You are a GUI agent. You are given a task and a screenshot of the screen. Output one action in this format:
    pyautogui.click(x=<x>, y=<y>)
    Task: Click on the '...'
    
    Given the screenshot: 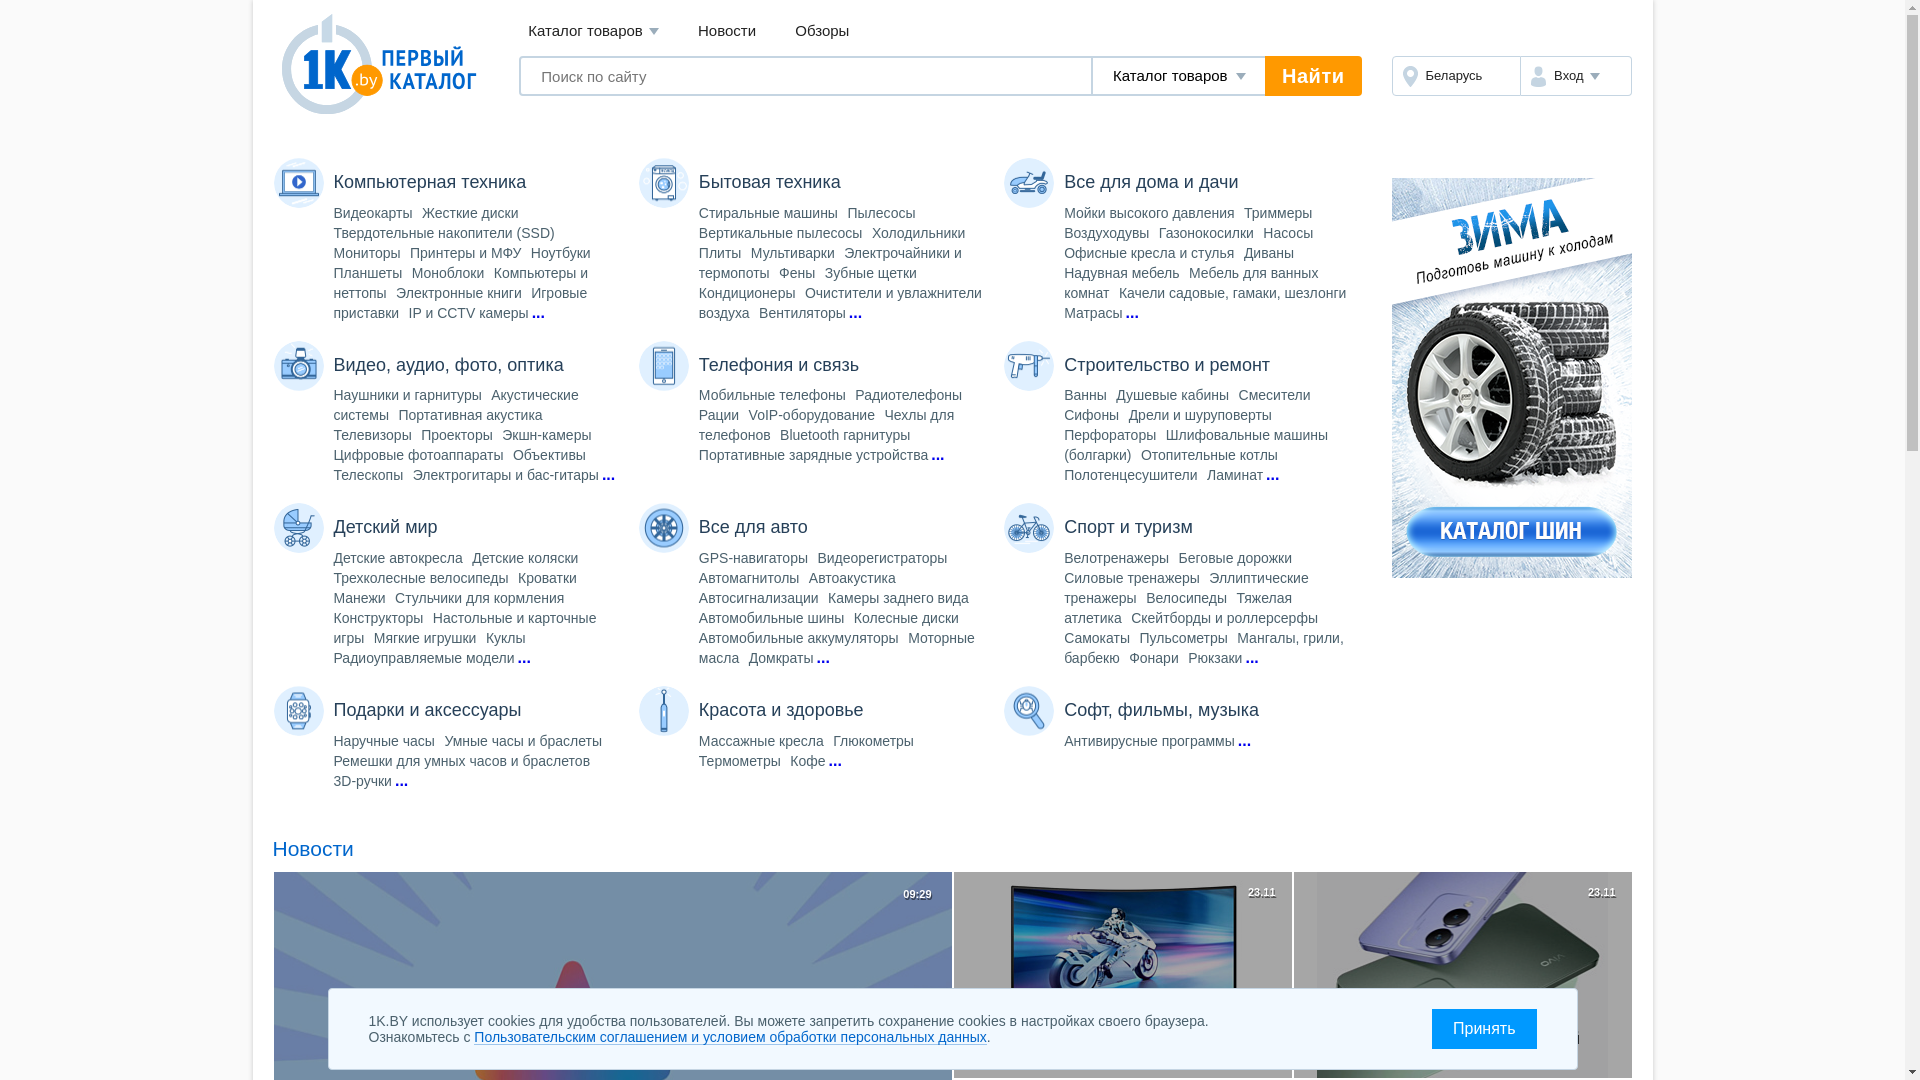 What is the action you would take?
    pyautogui.click(x=855, y=312)
    